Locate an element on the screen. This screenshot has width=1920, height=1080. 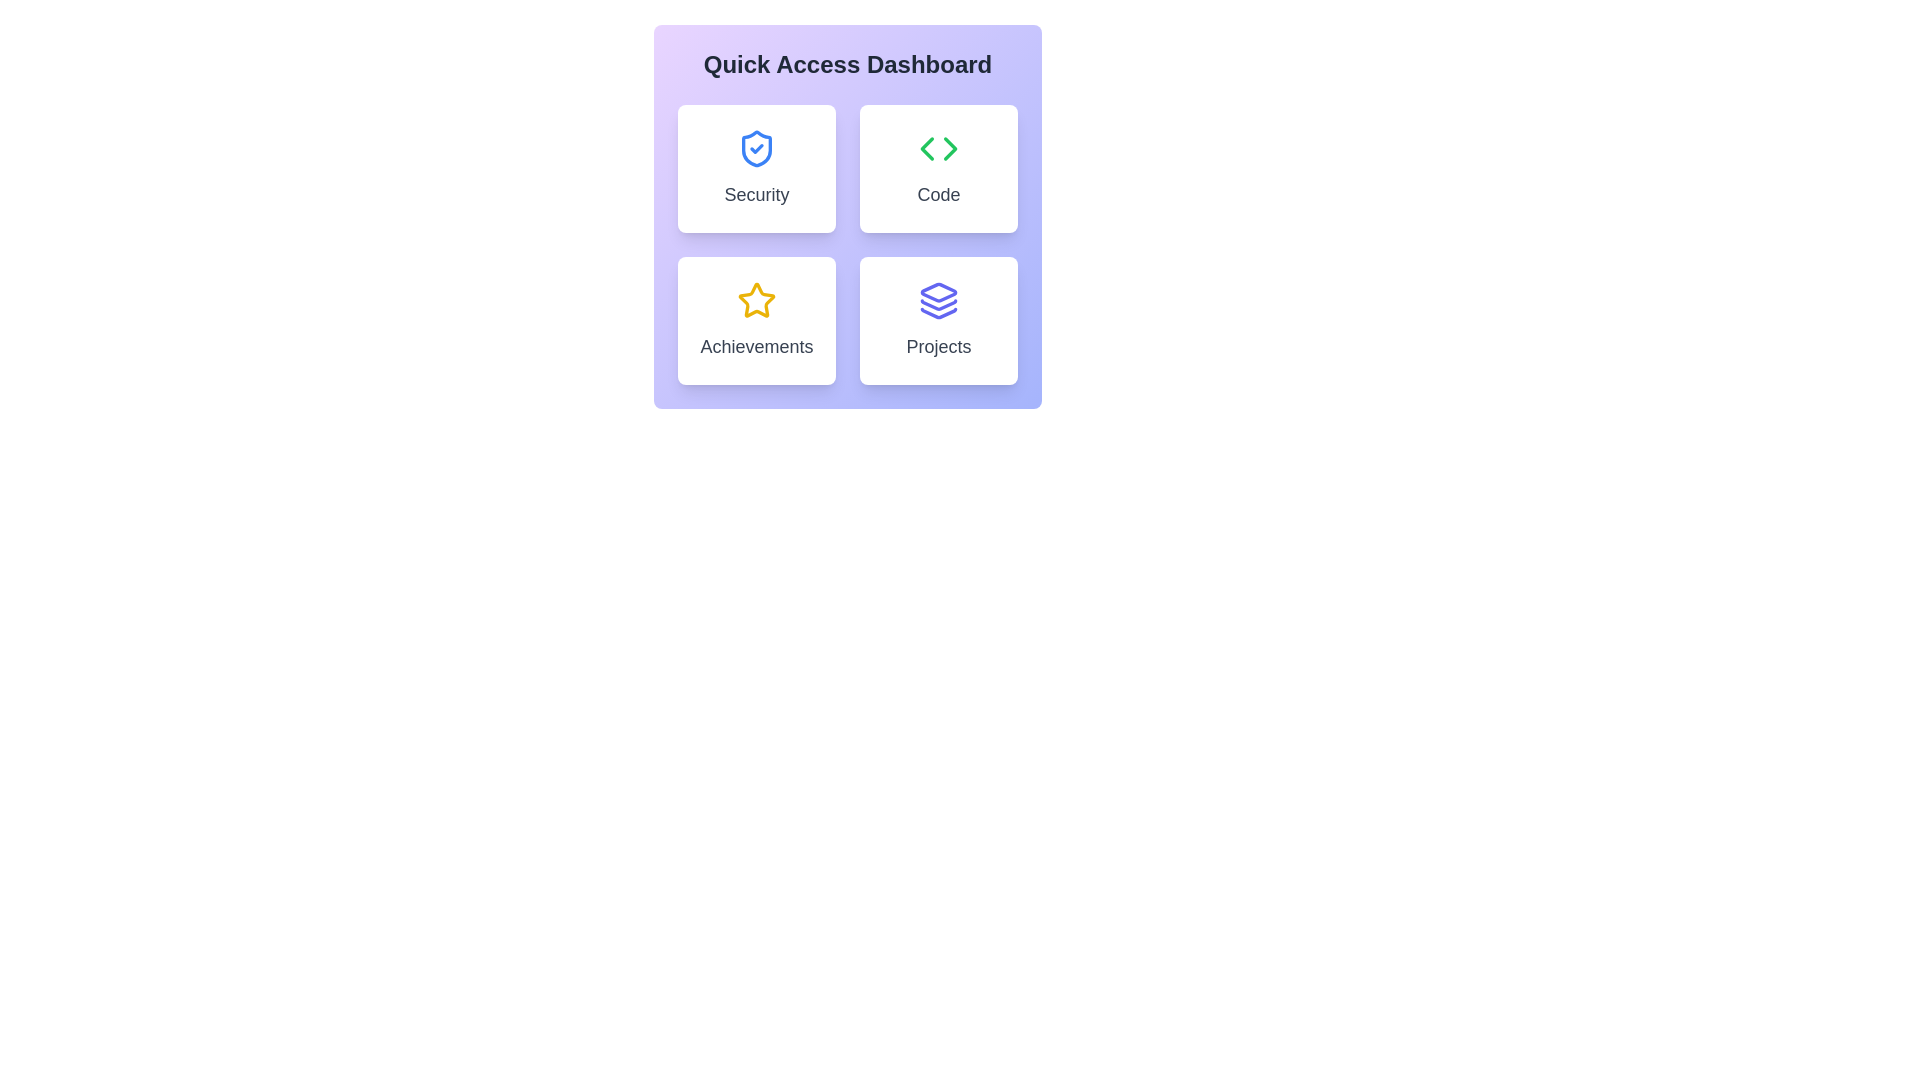
the interactive text label reading 'Code' located at the bottom of the top-right card in the 2x2 grid layout under 'Quick Access Dashboard' is located at coordinates (938, 195).